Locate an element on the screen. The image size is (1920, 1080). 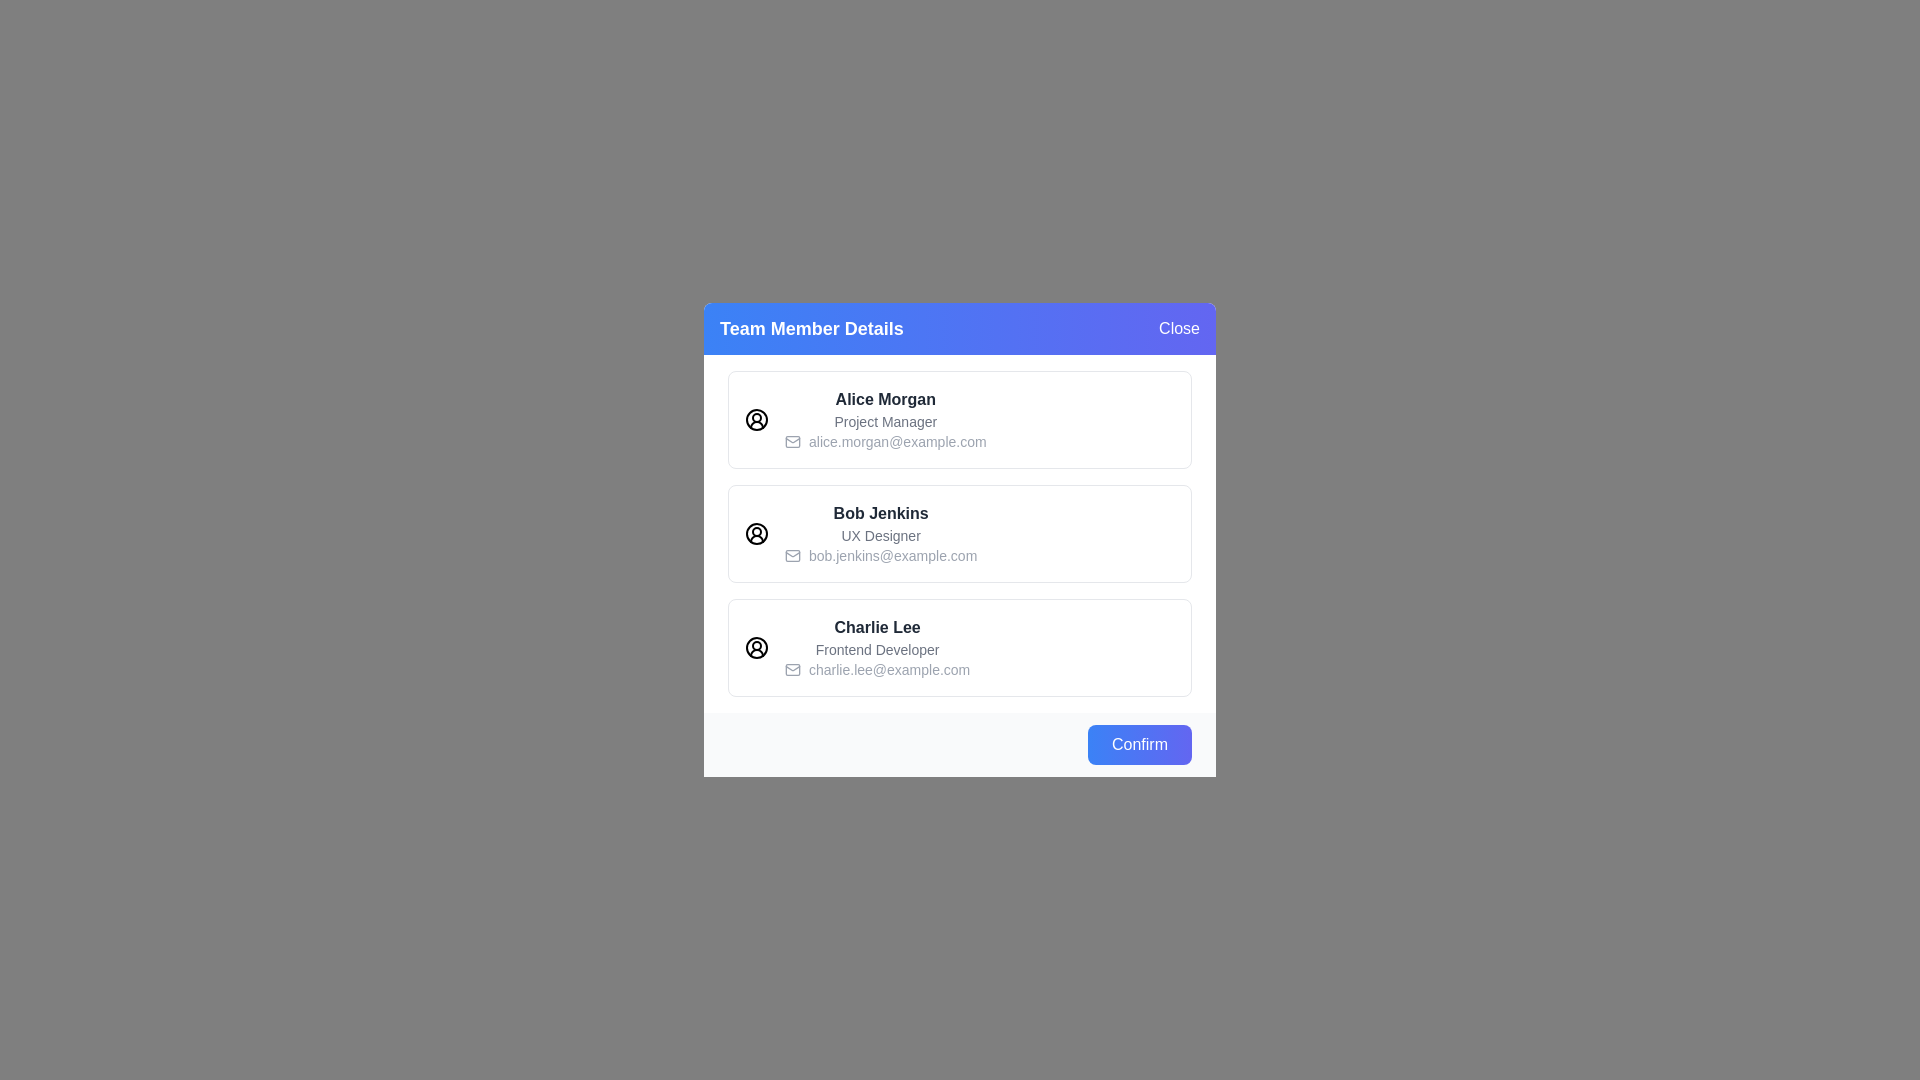
the email address of team member Bob Jenkins on the Information Card located in the second entry of the vertical list within the modal dialog is located at coordinates (960, 540).